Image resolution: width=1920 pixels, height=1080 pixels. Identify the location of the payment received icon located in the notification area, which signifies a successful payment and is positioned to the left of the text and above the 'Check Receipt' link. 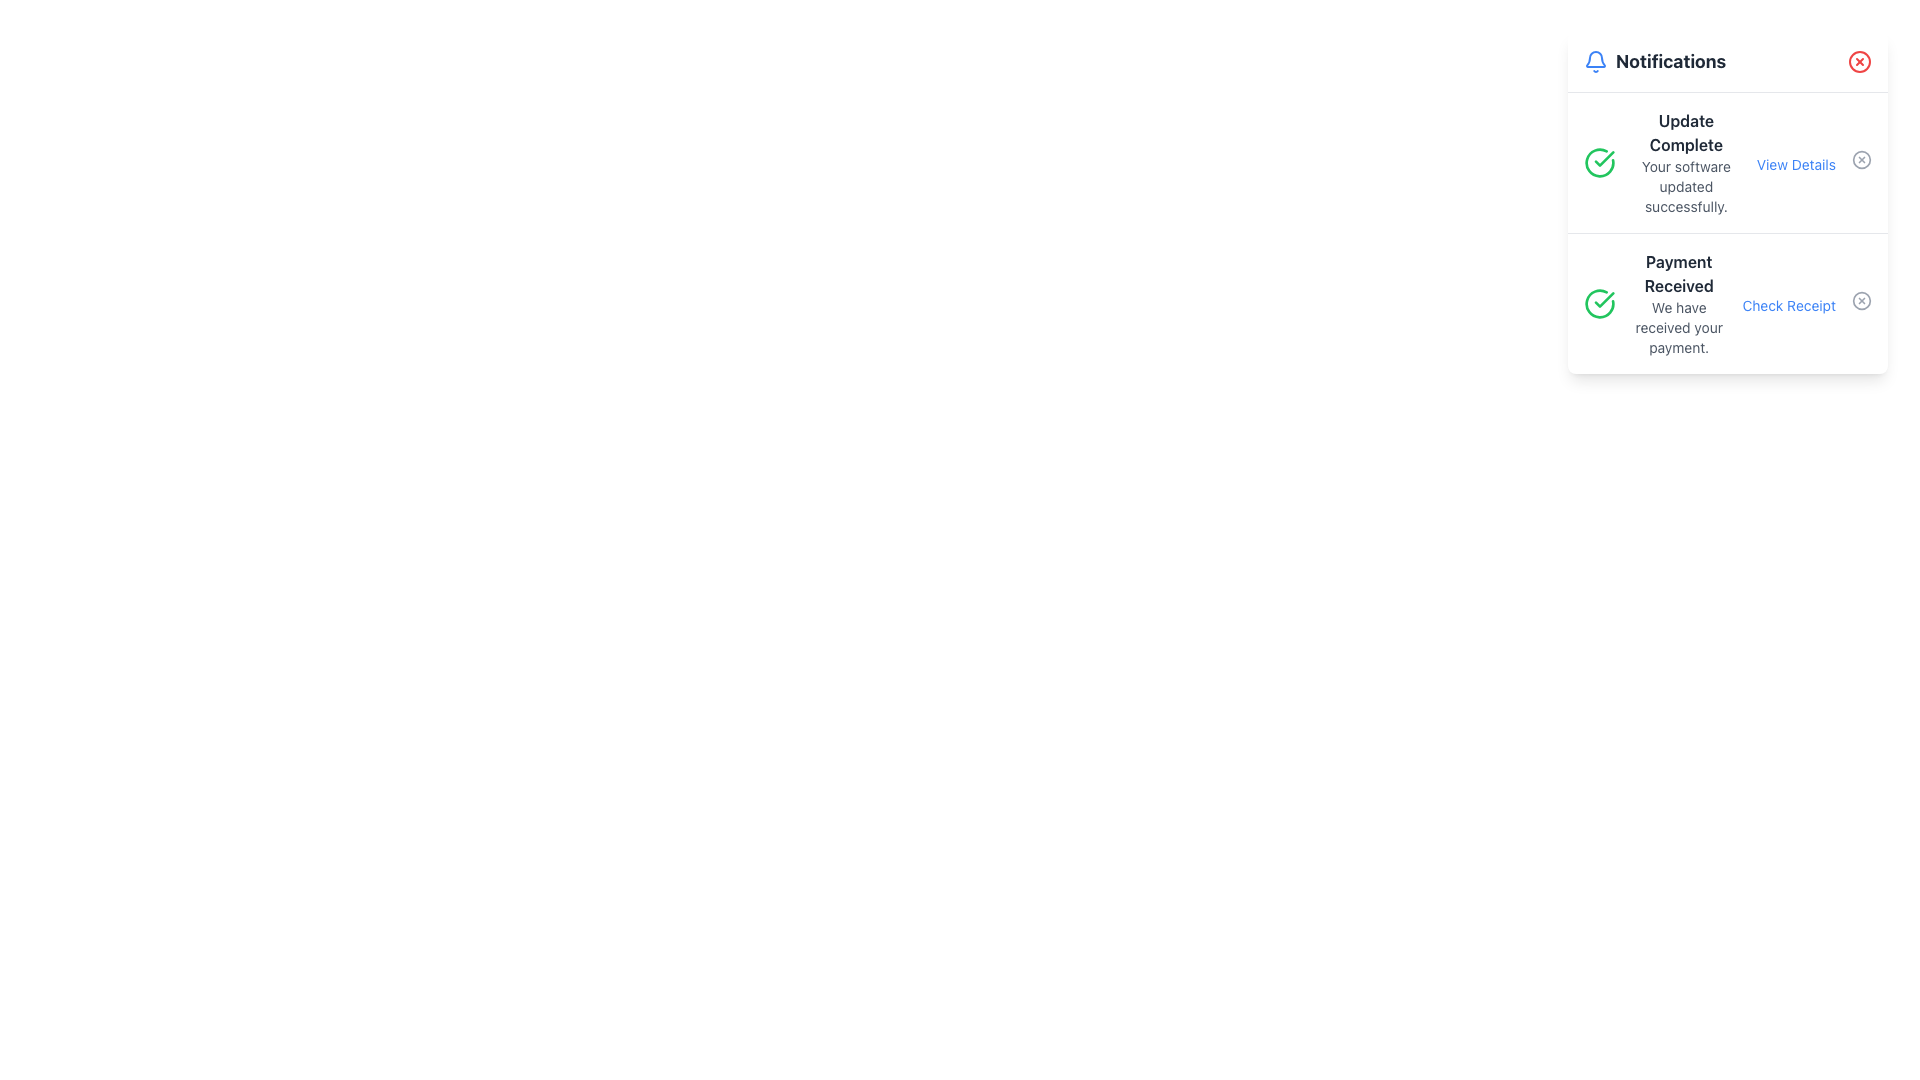
(1598, 304).